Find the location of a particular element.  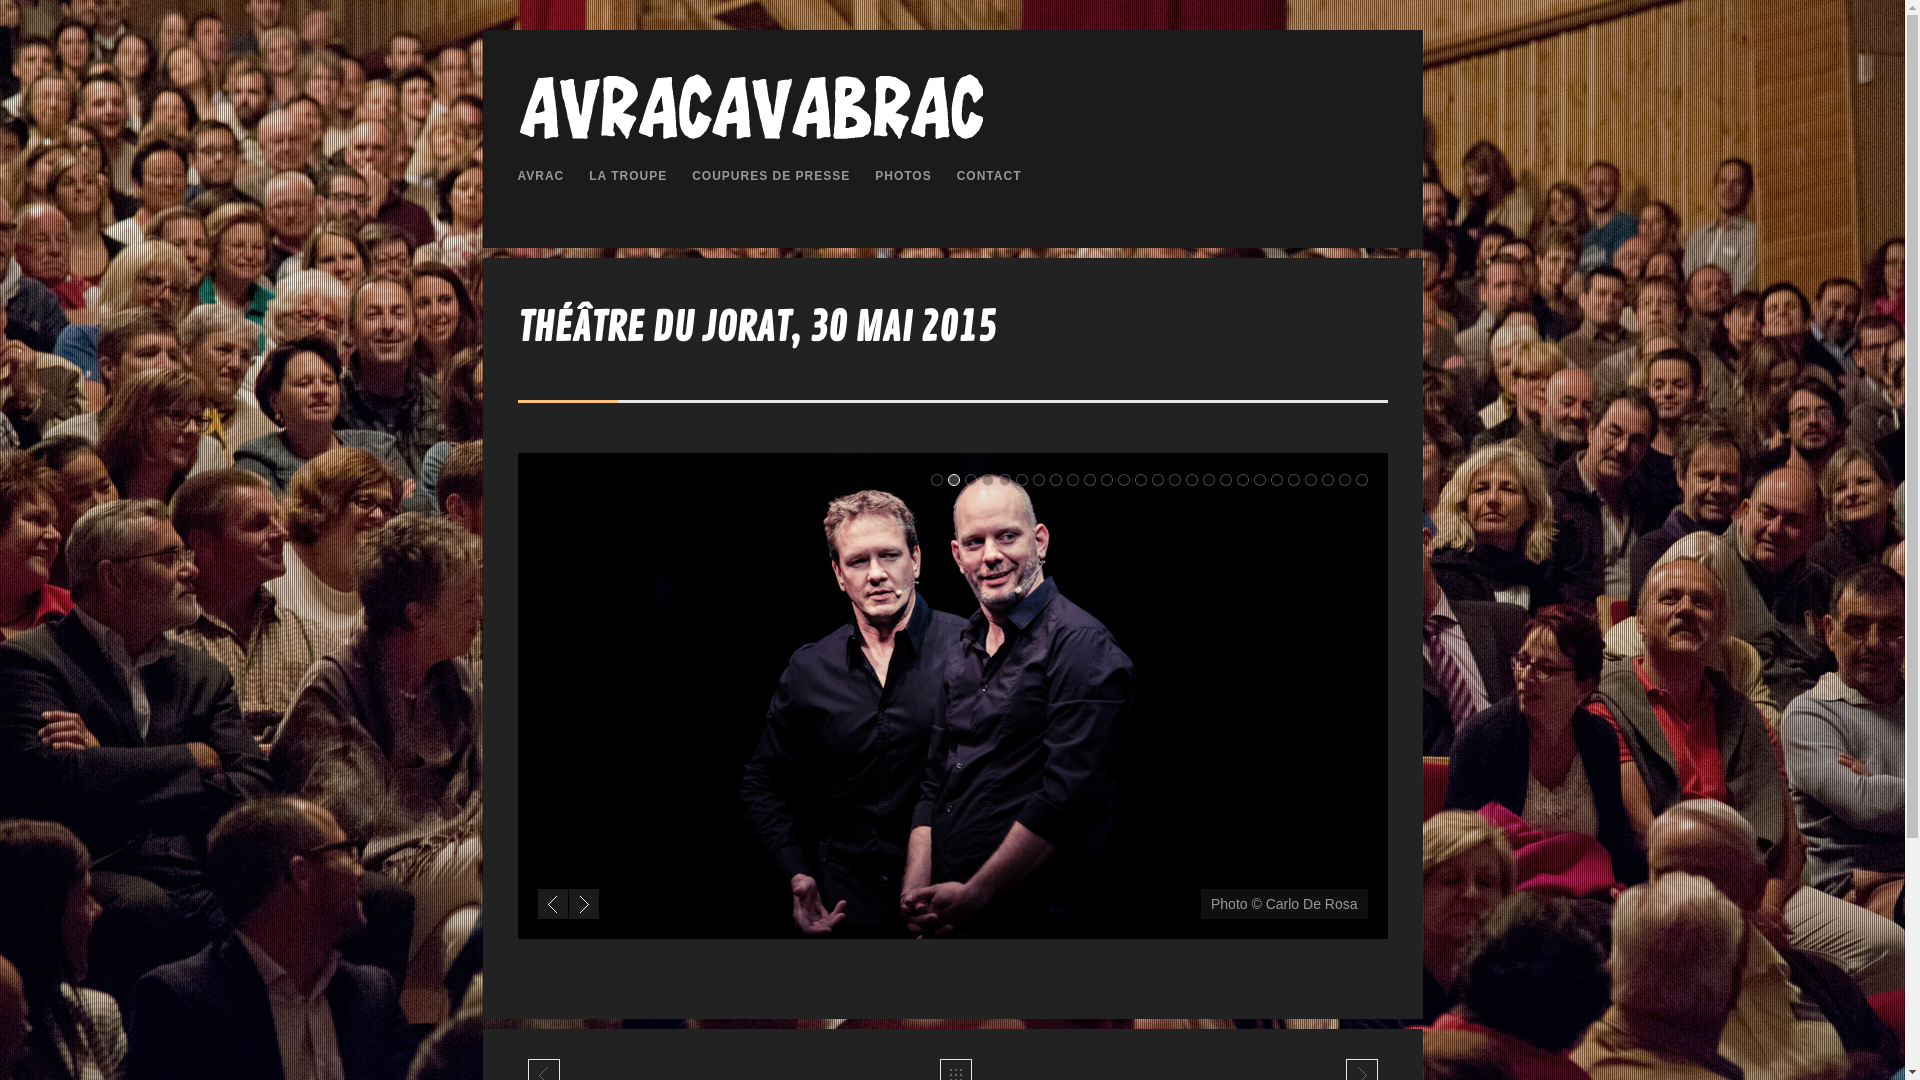

'AvrAcAvAbrAc' is located at coordinates (749, 137).